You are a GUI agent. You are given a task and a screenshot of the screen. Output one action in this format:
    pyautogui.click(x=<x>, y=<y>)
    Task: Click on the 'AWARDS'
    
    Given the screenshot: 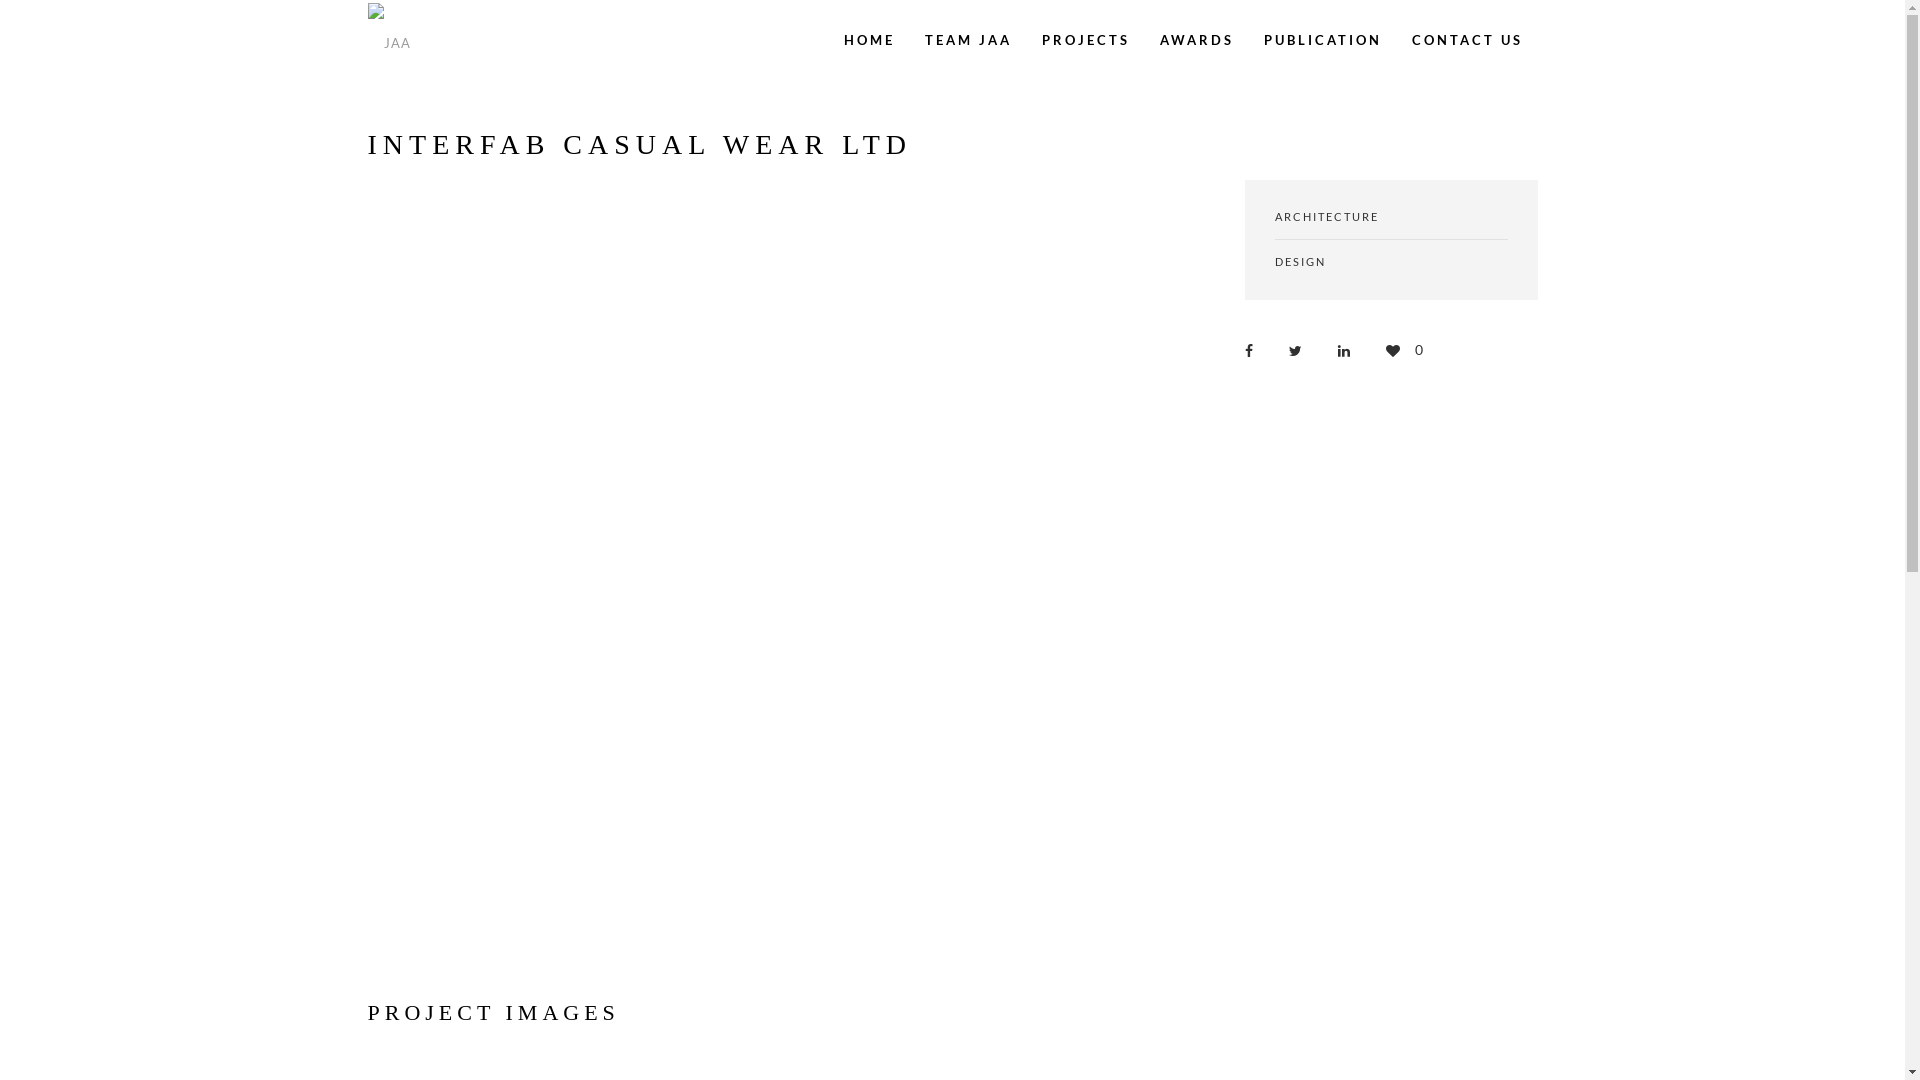 What is the action you would take?
    pyautogui.click(x=1195, y=39)
    